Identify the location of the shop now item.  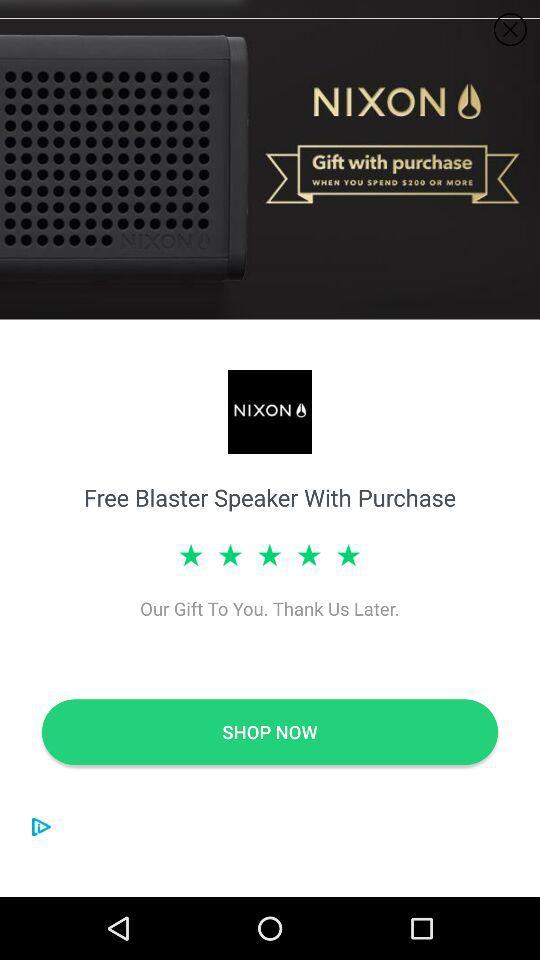
(270, 731).